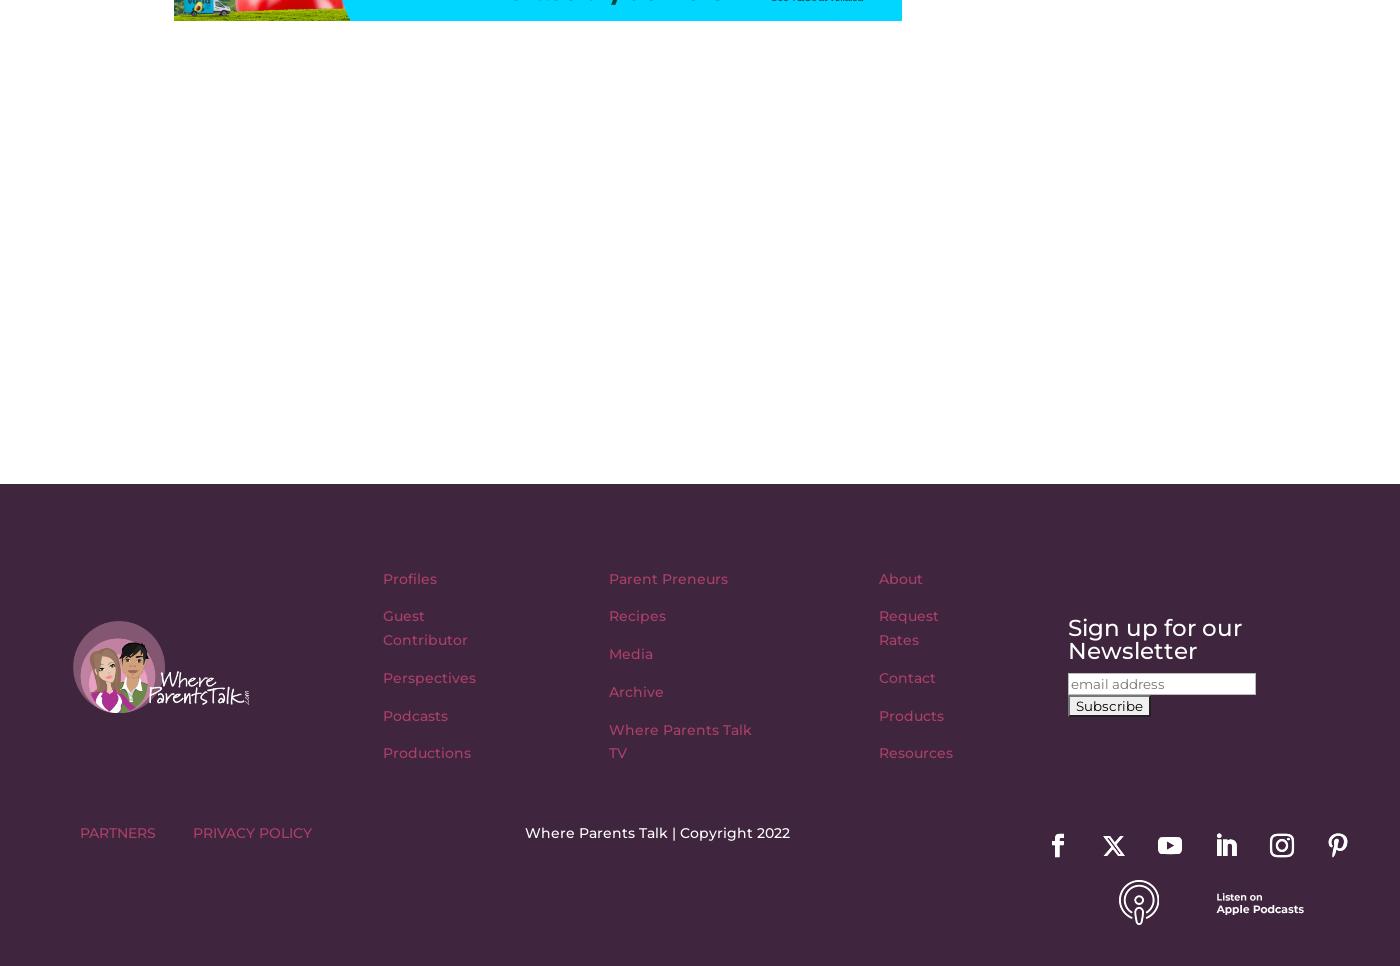 This screenshot has height=966, width=1400. I want to click on 'Archive', so click(635, 690).